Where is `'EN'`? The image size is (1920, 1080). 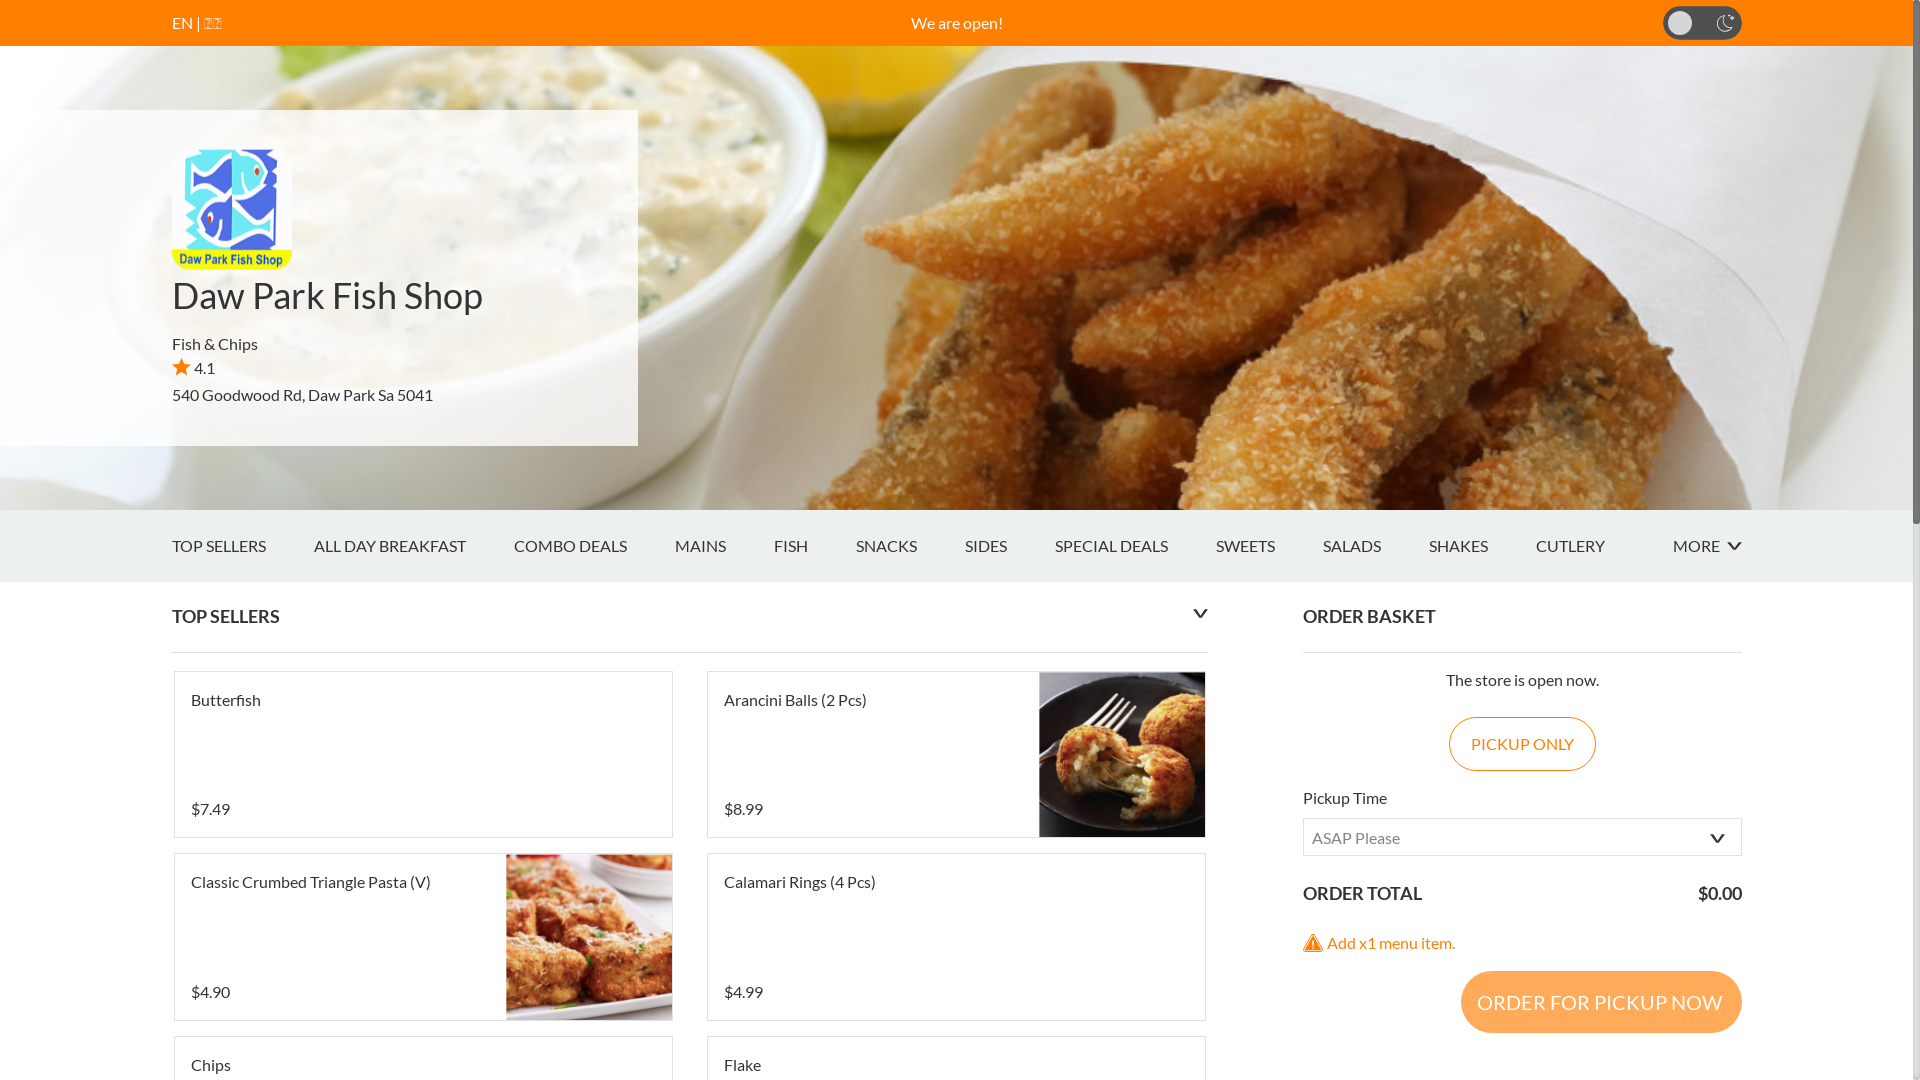 'EN' is located at coordinates (182, 22).